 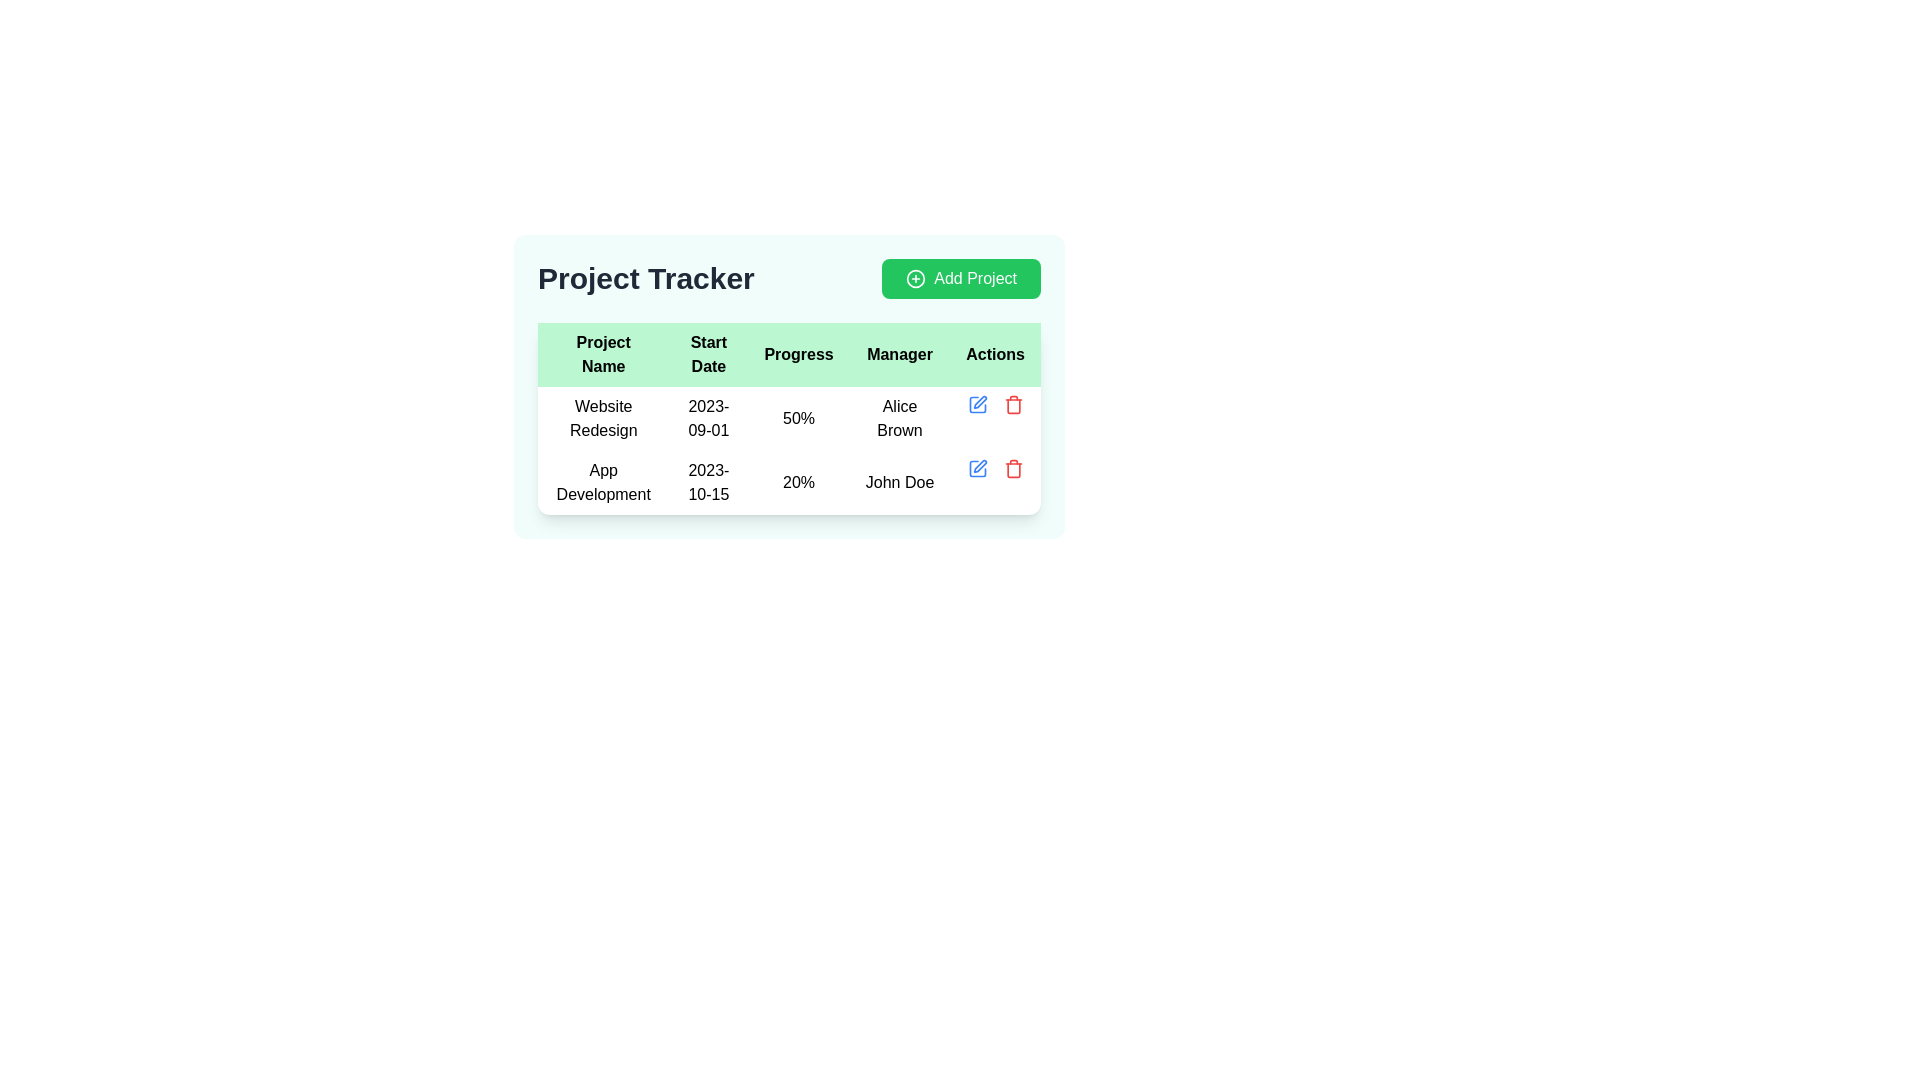 I want to click on the square-shaped icon with rounded edges representing an action control in the 'Actions' column for the 'App Development' row to initiate the edit action, so click(x=977, y=405).